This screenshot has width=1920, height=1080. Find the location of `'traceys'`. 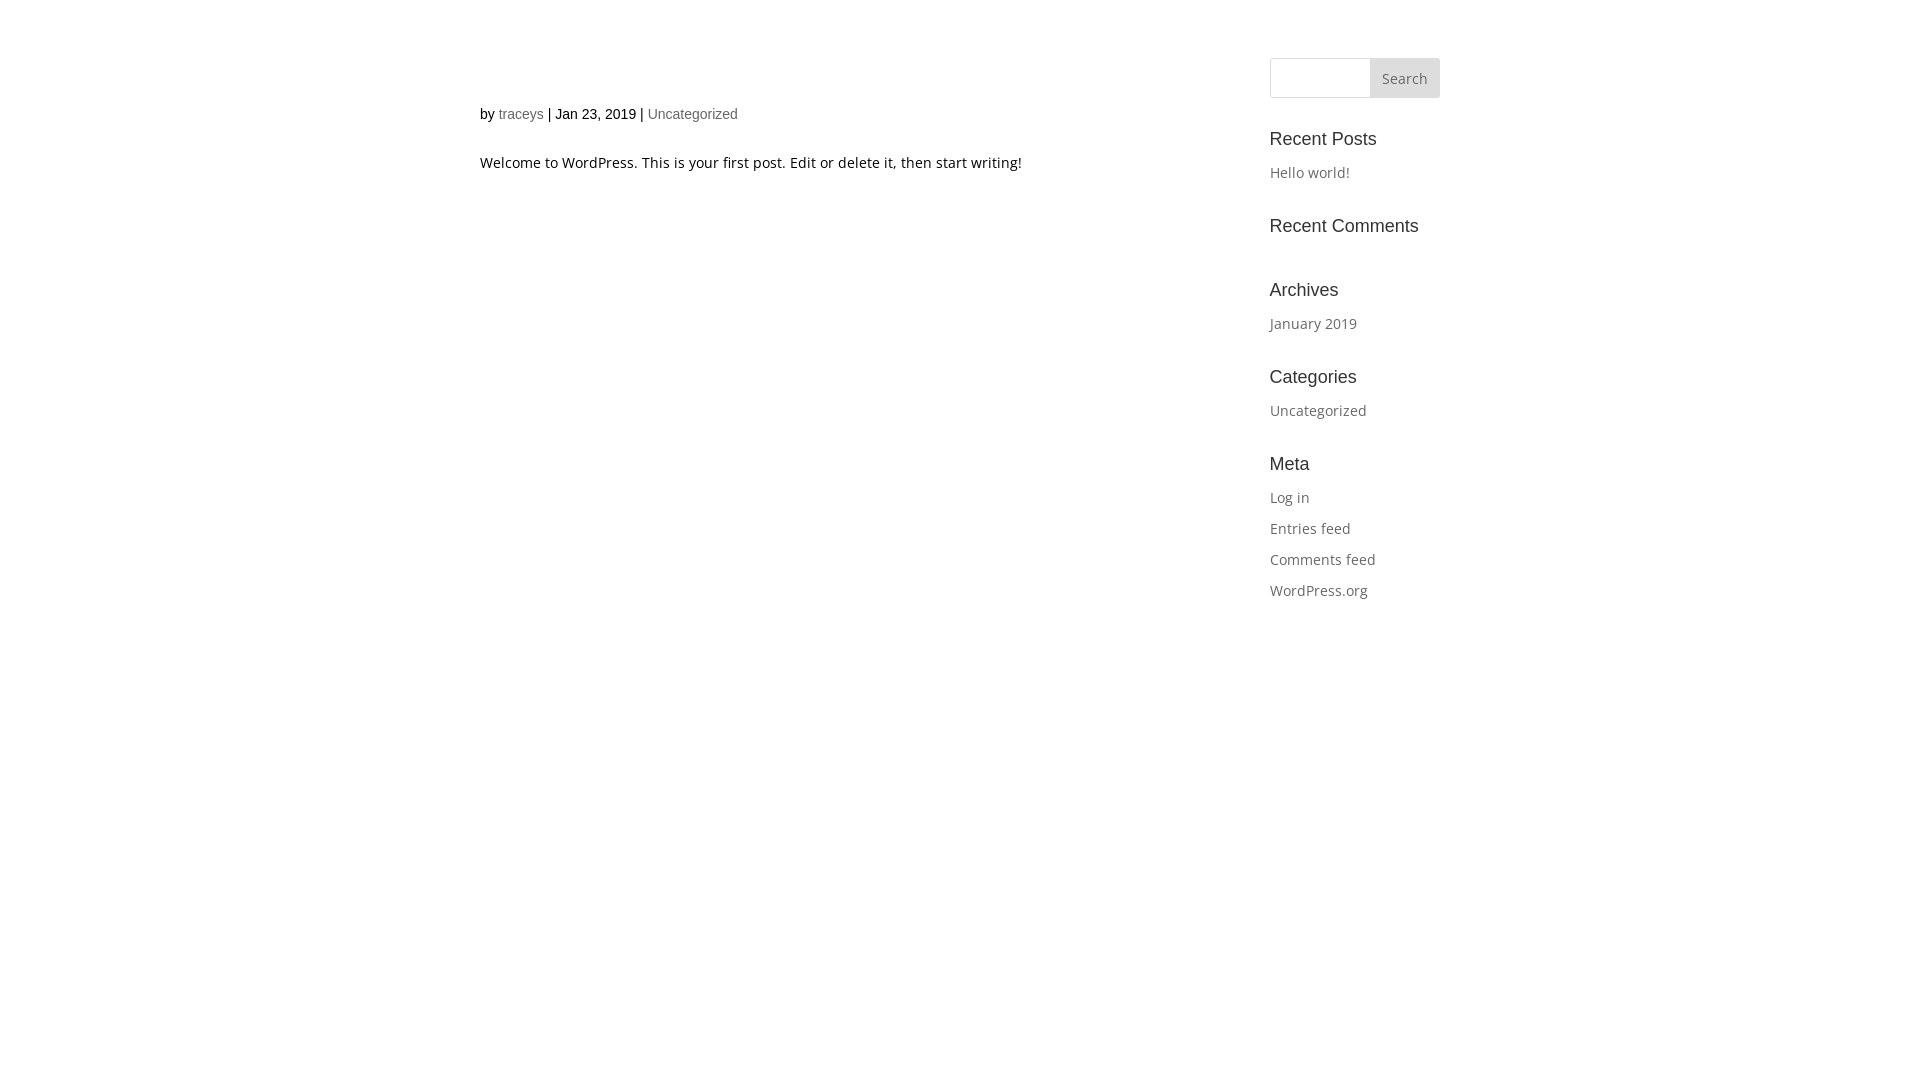

'traceys' is located at coordinates (499, 114).